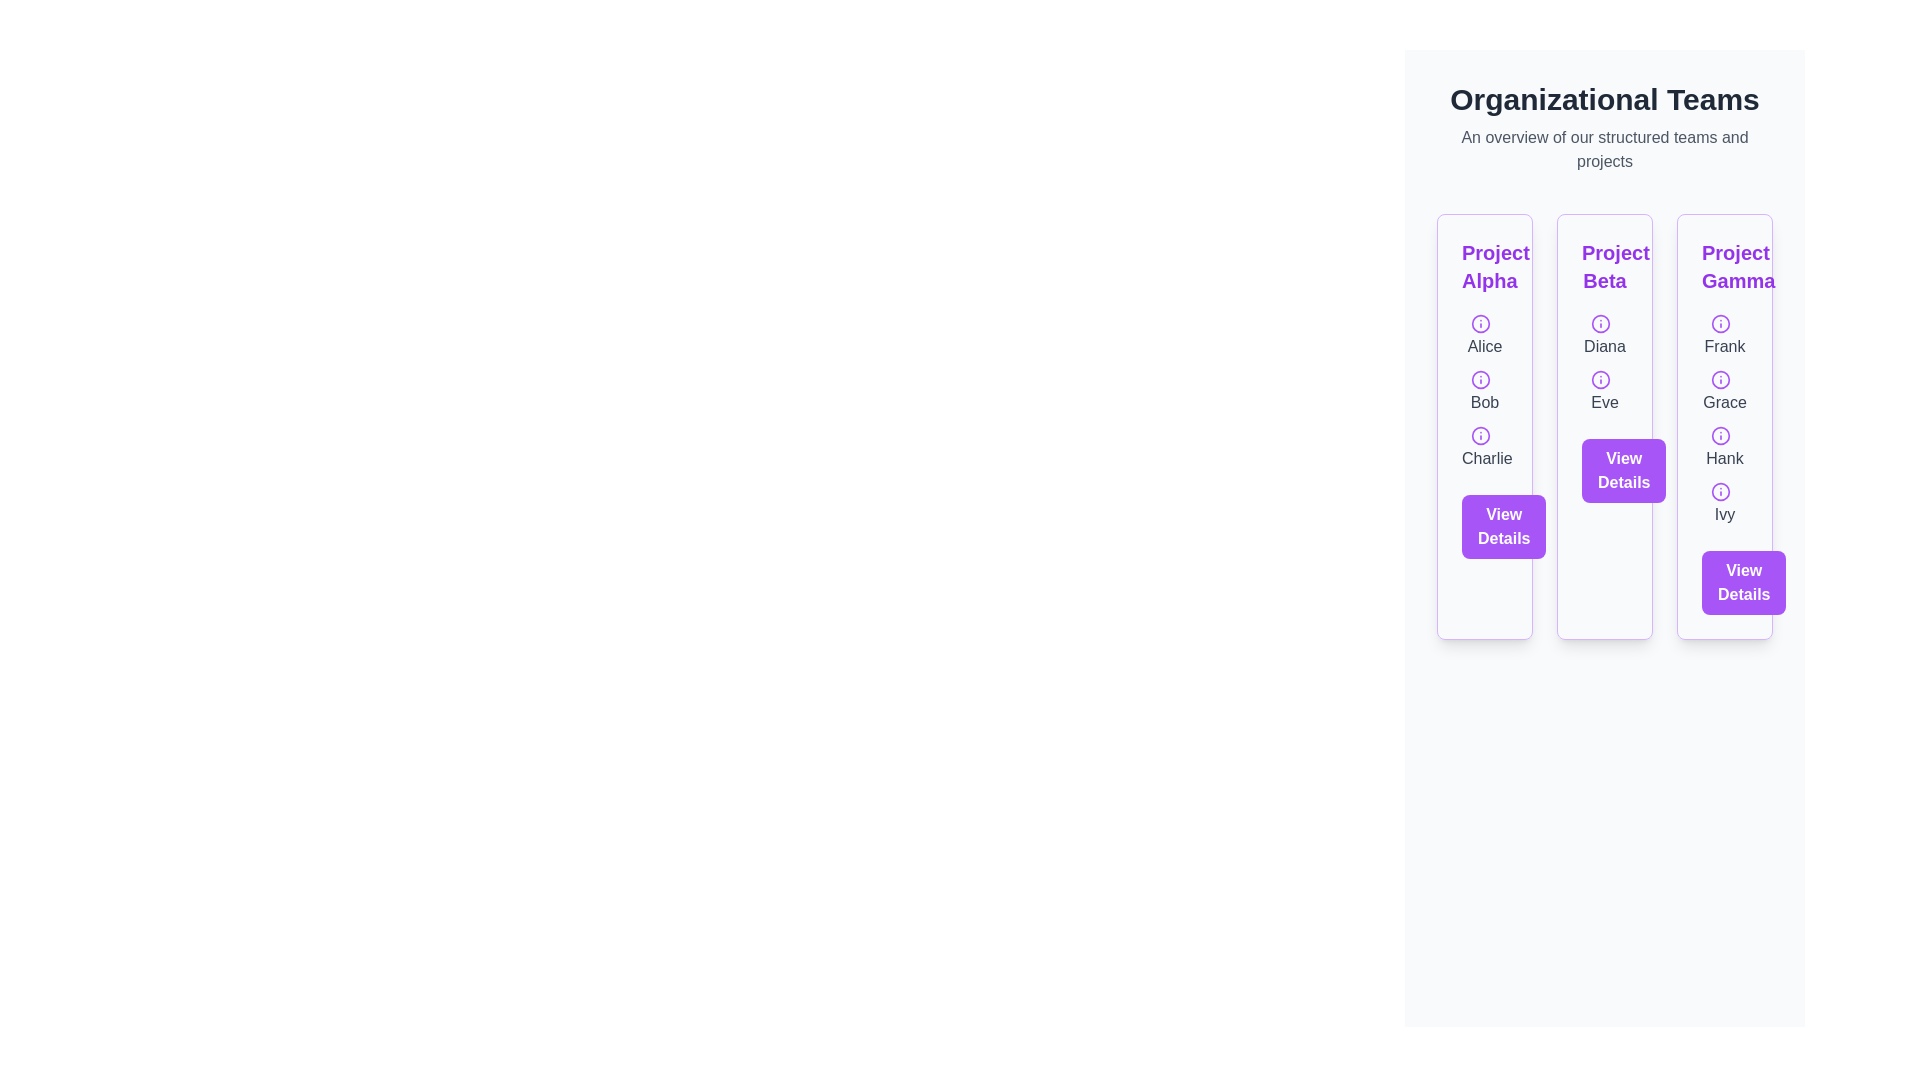 This screenshot has height=1080, width=1920. What do you see at coordinates (1723, 265) in the screenshot?
I see `the static text label 'Project Gamma', which is styled in a large font size, bold weight, and purple color, located at the top of a card in the rightmost column of a grid layout` at bounding box center [1723, 265].